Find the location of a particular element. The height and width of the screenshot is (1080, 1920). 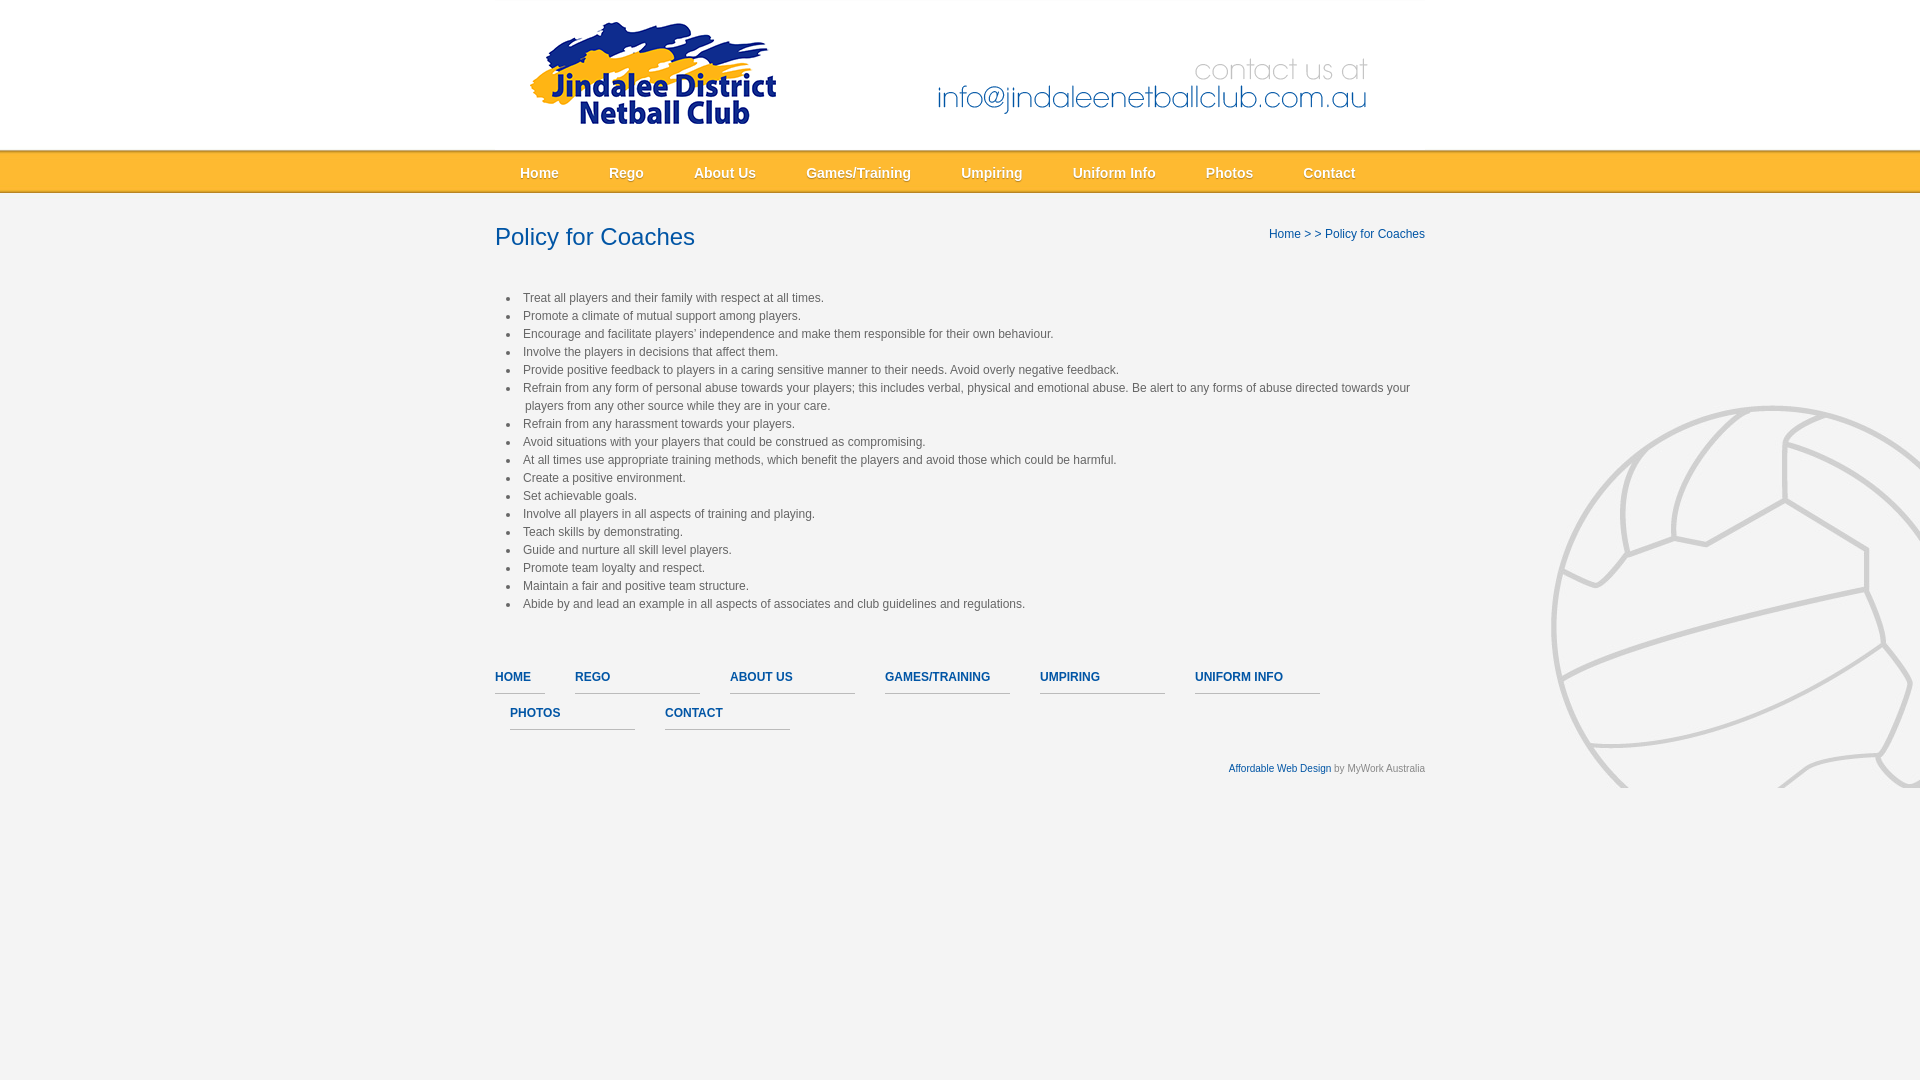

'Affordable Web Design' is located at coordinates (1280, 767).